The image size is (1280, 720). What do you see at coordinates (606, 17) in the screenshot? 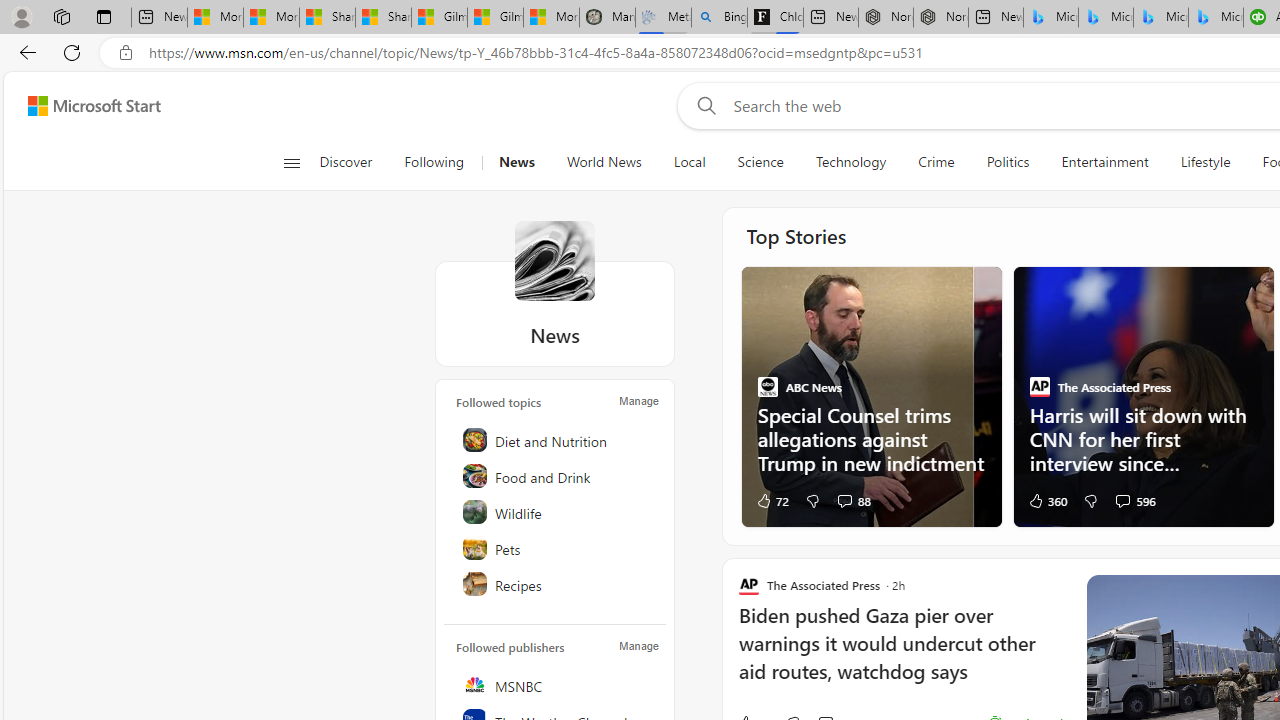
I see `'Manatee Mortality Statistics | FWC'` at bounding box center [606, 17].